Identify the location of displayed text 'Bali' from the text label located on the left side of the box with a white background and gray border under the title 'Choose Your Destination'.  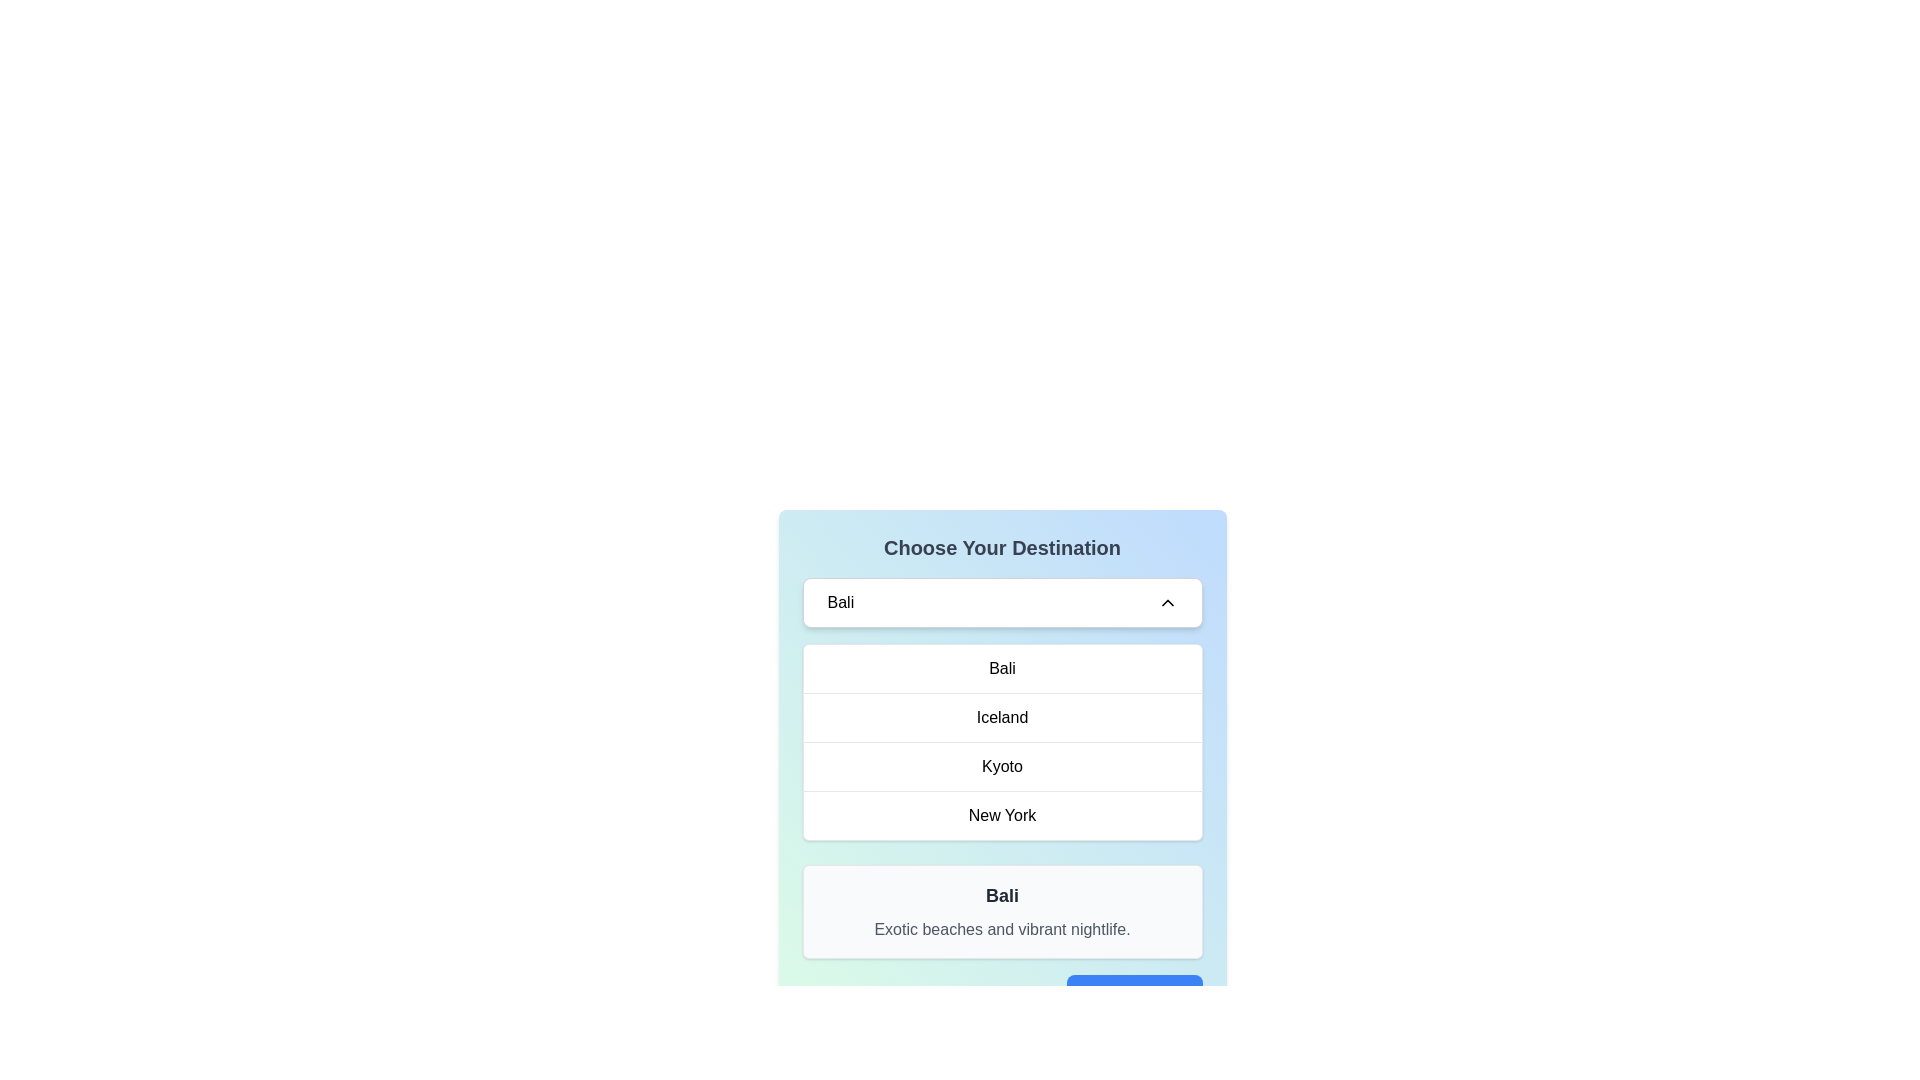
(840, 601).